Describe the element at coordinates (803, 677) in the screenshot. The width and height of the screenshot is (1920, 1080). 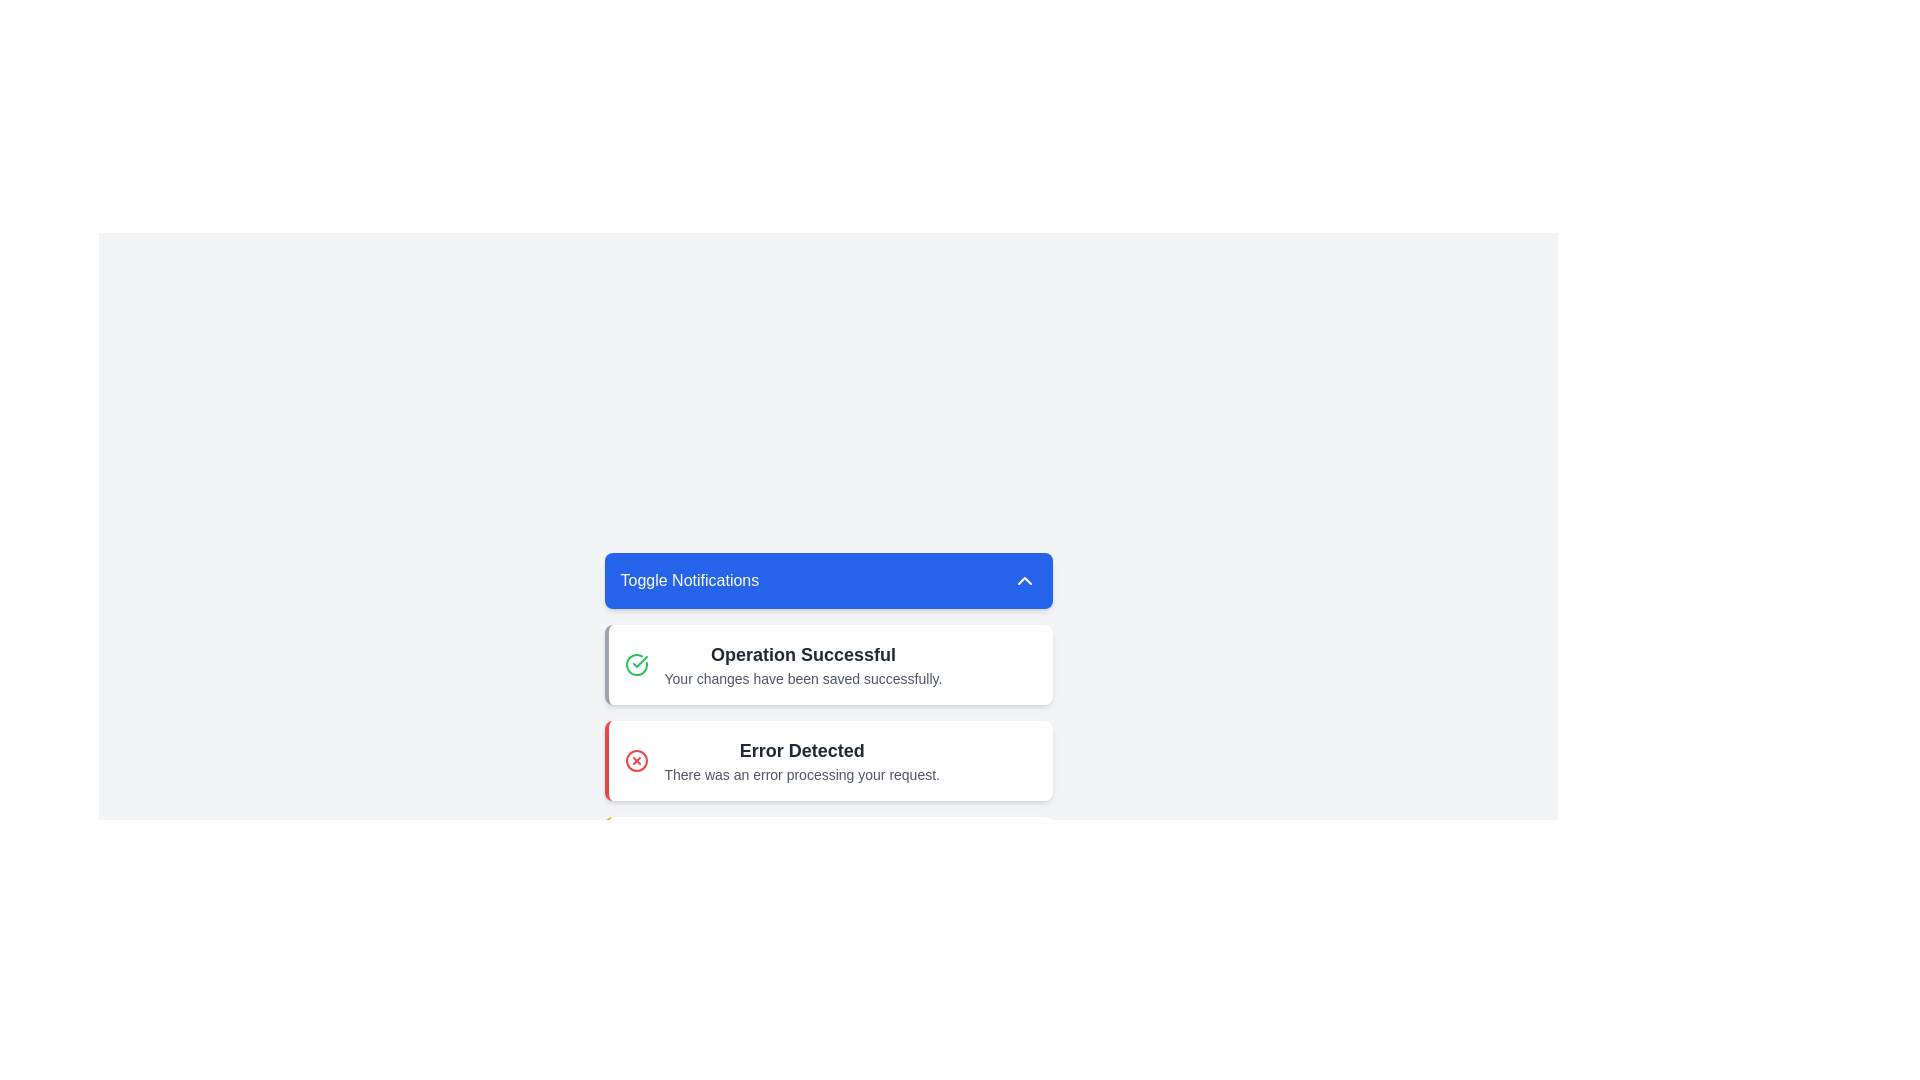
I see `the text label that reads 'Your changes have been saved successfully.' which is located below the bold text 'Operation Successful' in the notification box` at that location.